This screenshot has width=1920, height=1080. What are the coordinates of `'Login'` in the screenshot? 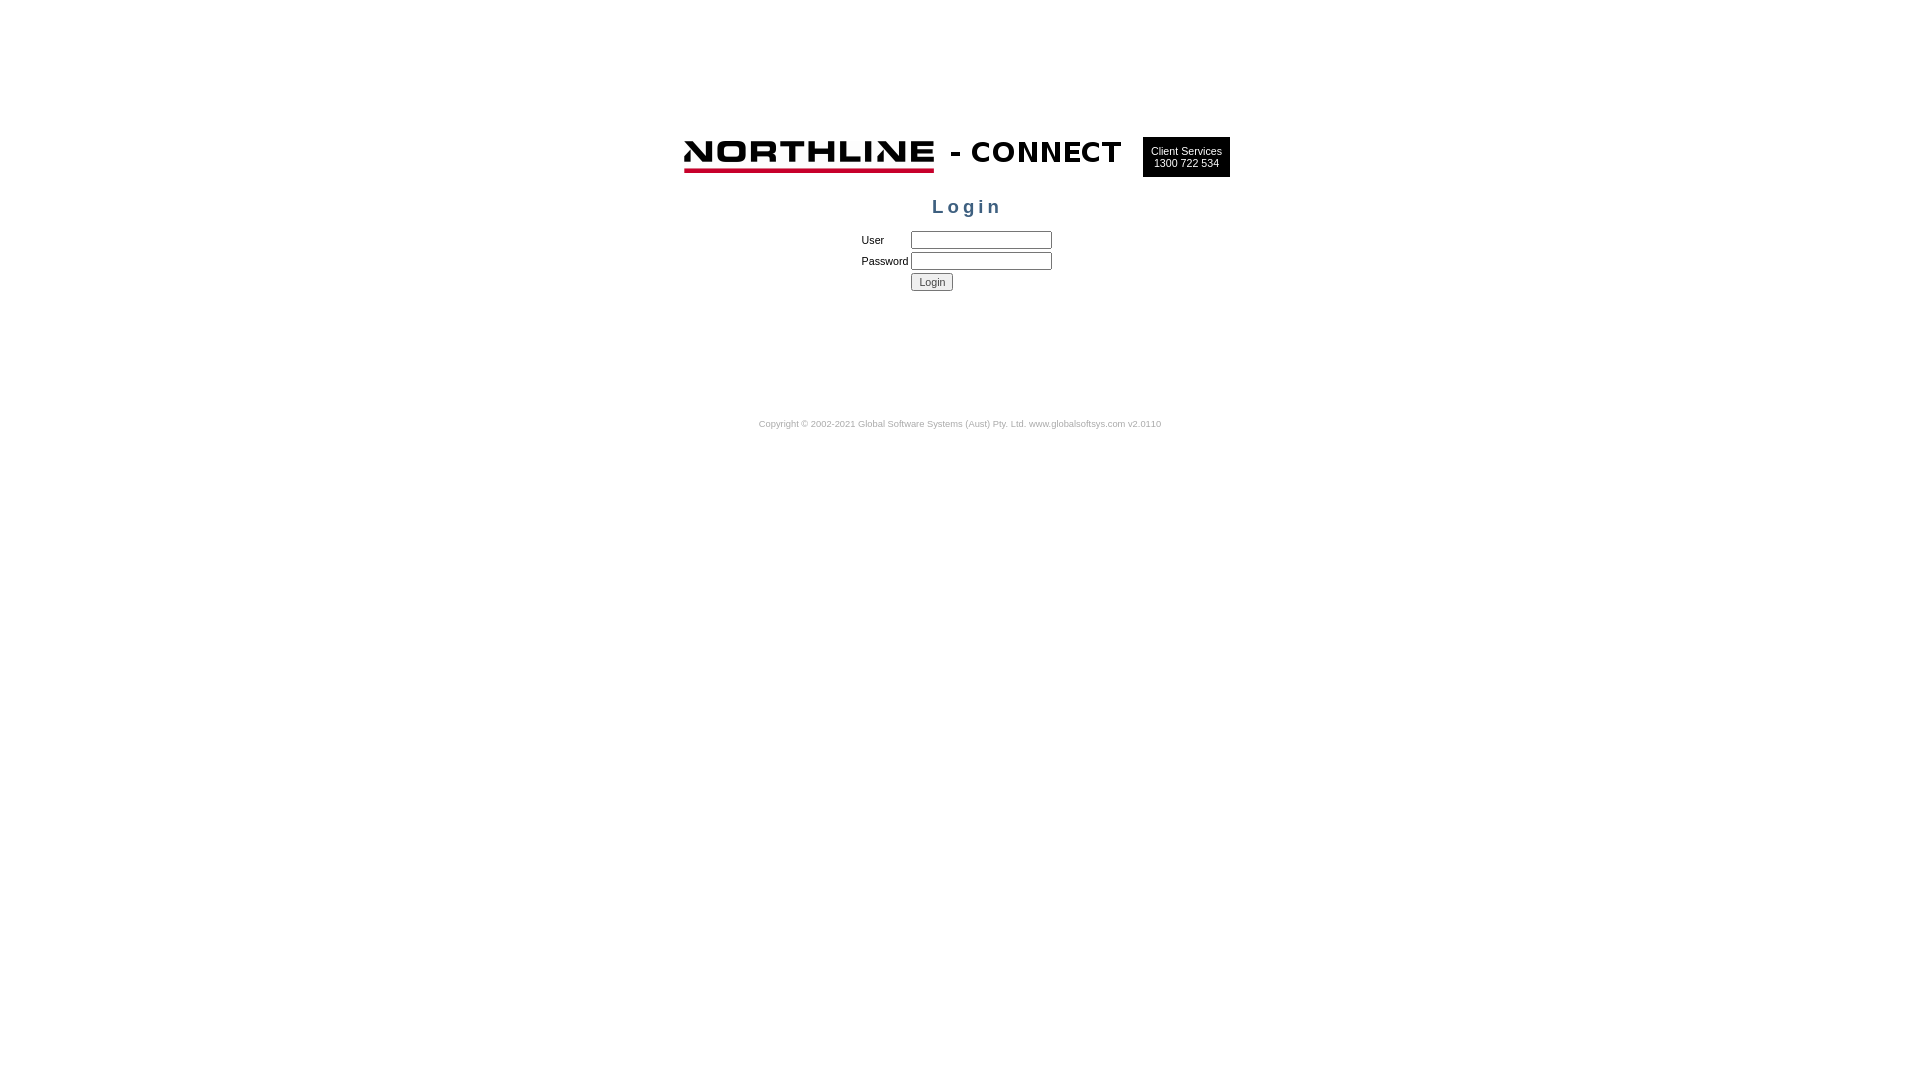 It's located at (930, 281).